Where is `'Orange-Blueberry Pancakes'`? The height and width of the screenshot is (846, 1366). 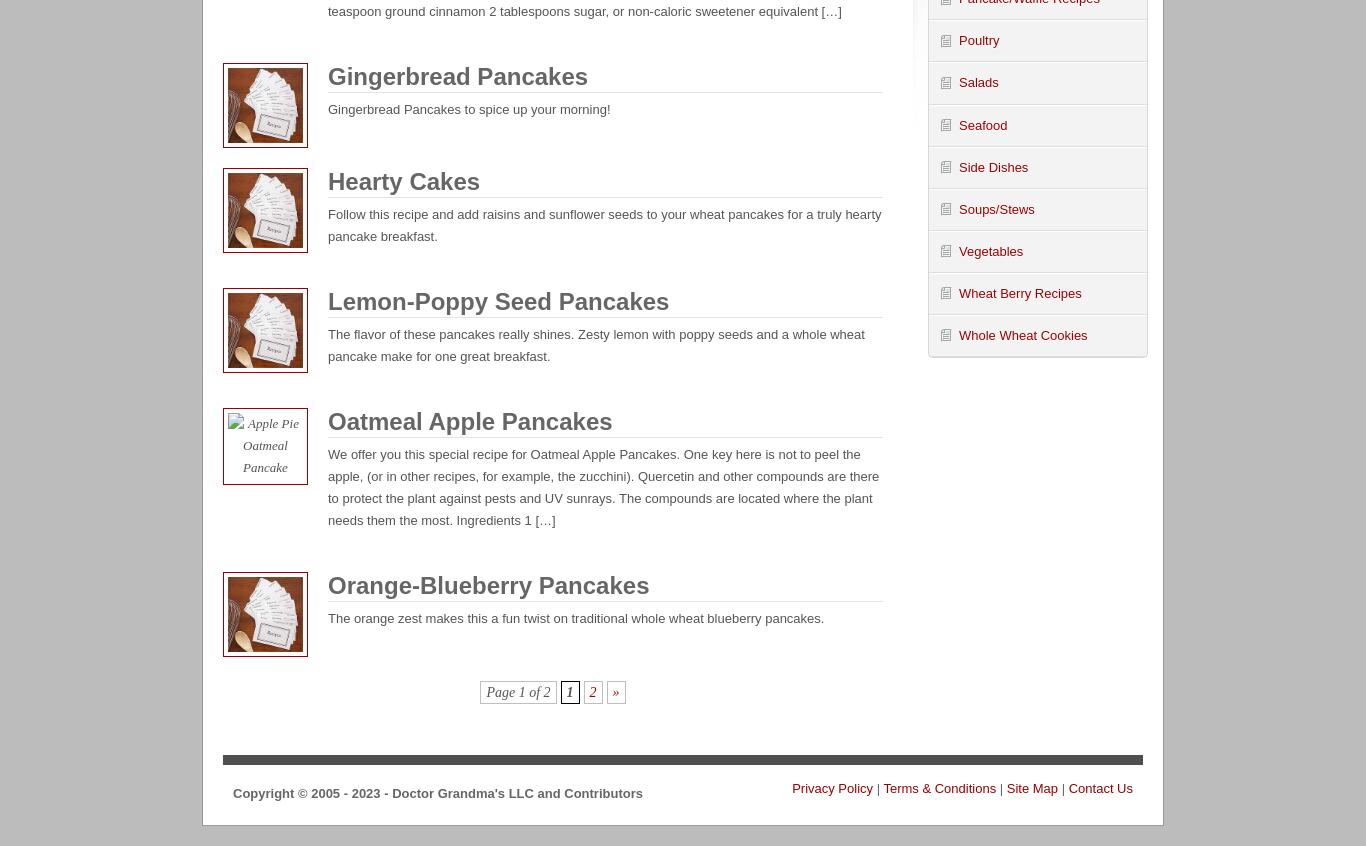
'Orange-Blueberry Pancakes' is located at coordinates (327, 584).